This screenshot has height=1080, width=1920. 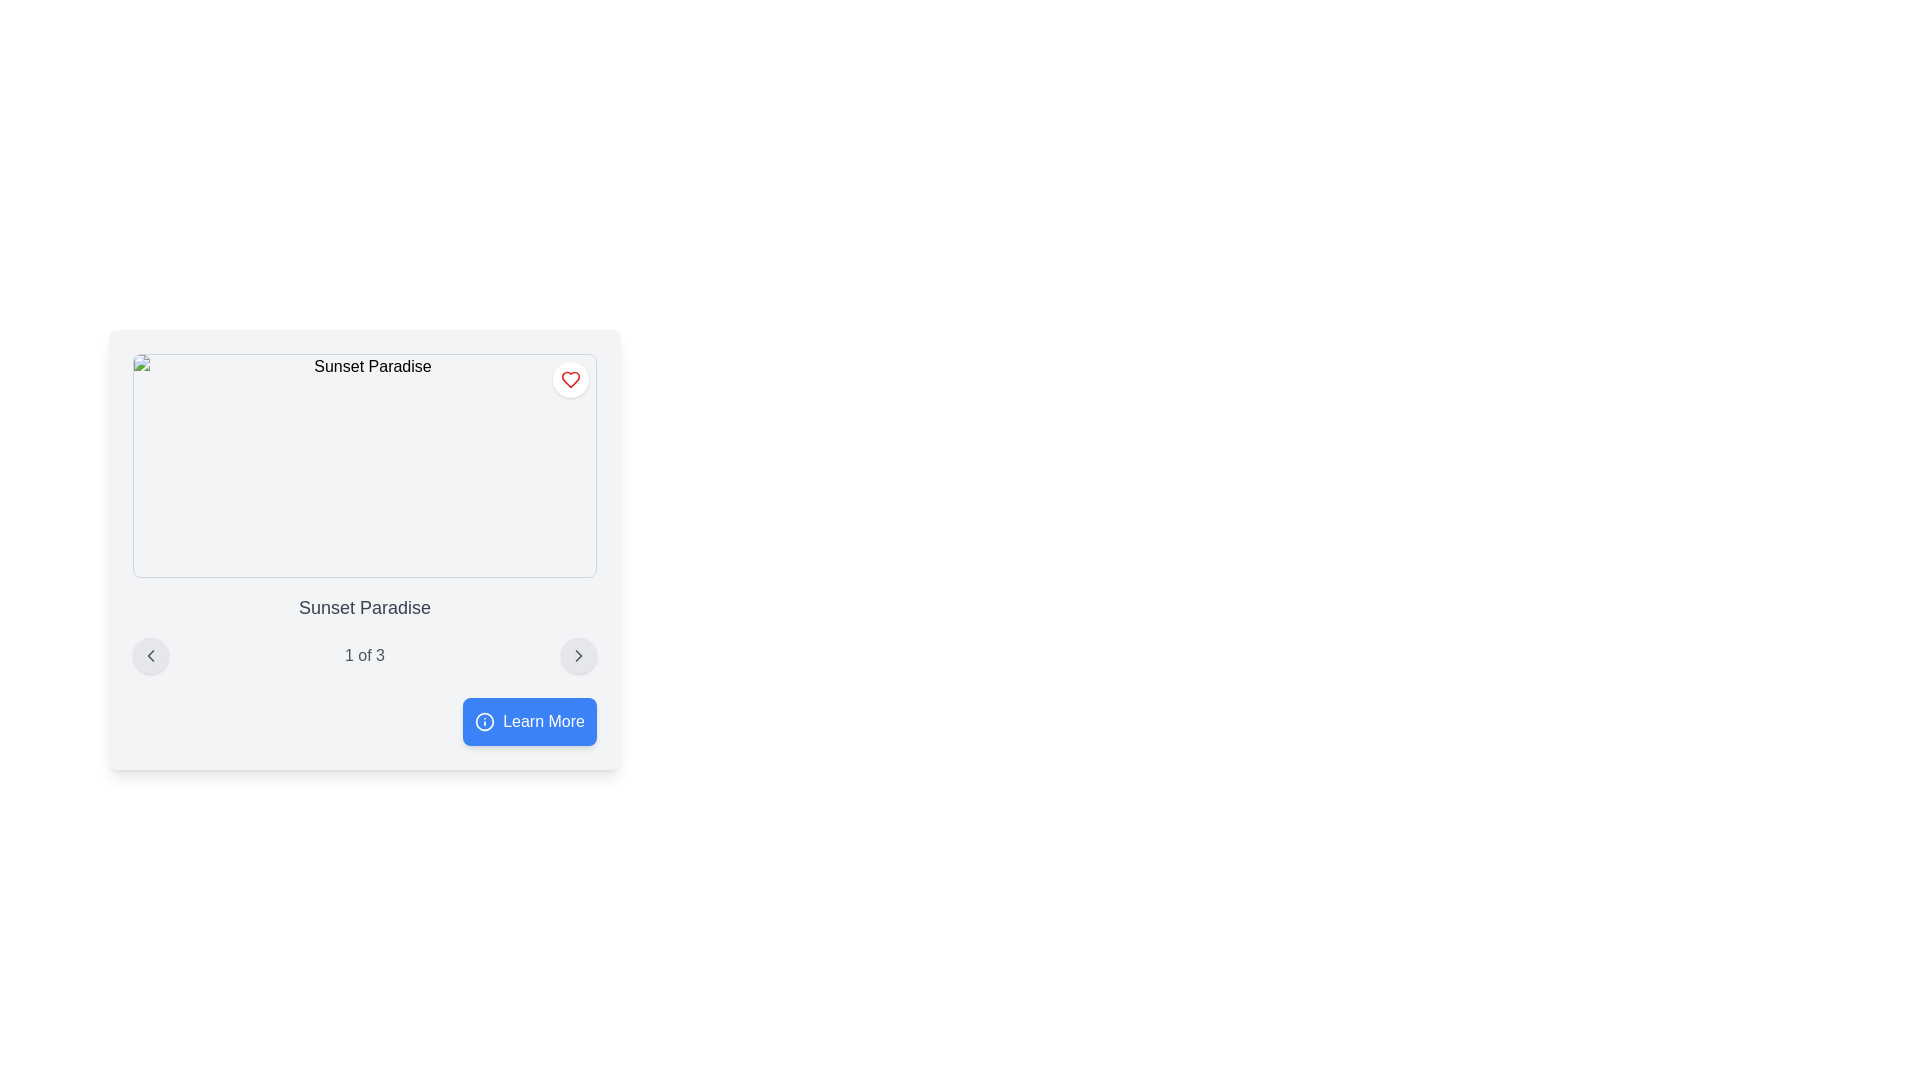 What do you see at coordinates (149, 655) in the screenshot?
I see `the left-pointing chevron icon embedded in a circular button, which is part of a button group beneath a card interface` at bounding box center [149, 655].